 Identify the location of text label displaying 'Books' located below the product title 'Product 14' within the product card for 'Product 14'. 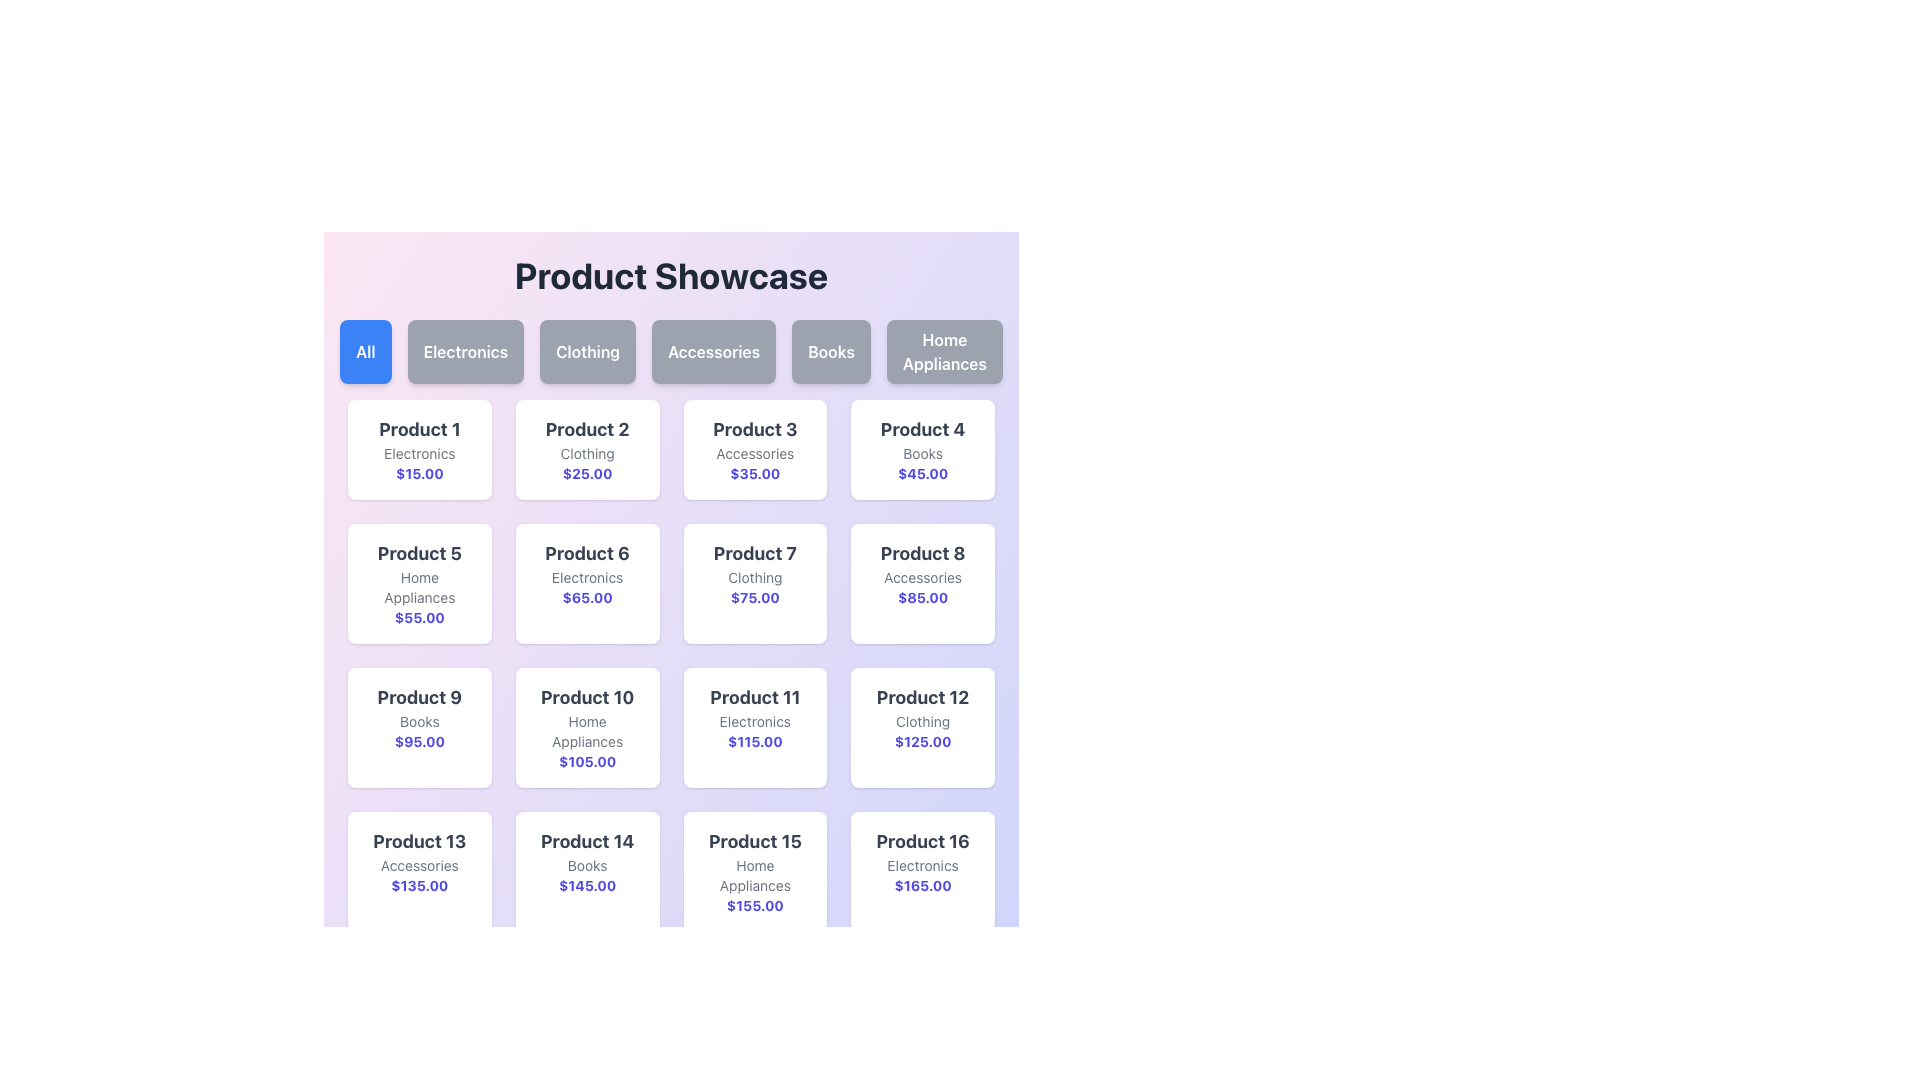
(586, 865).